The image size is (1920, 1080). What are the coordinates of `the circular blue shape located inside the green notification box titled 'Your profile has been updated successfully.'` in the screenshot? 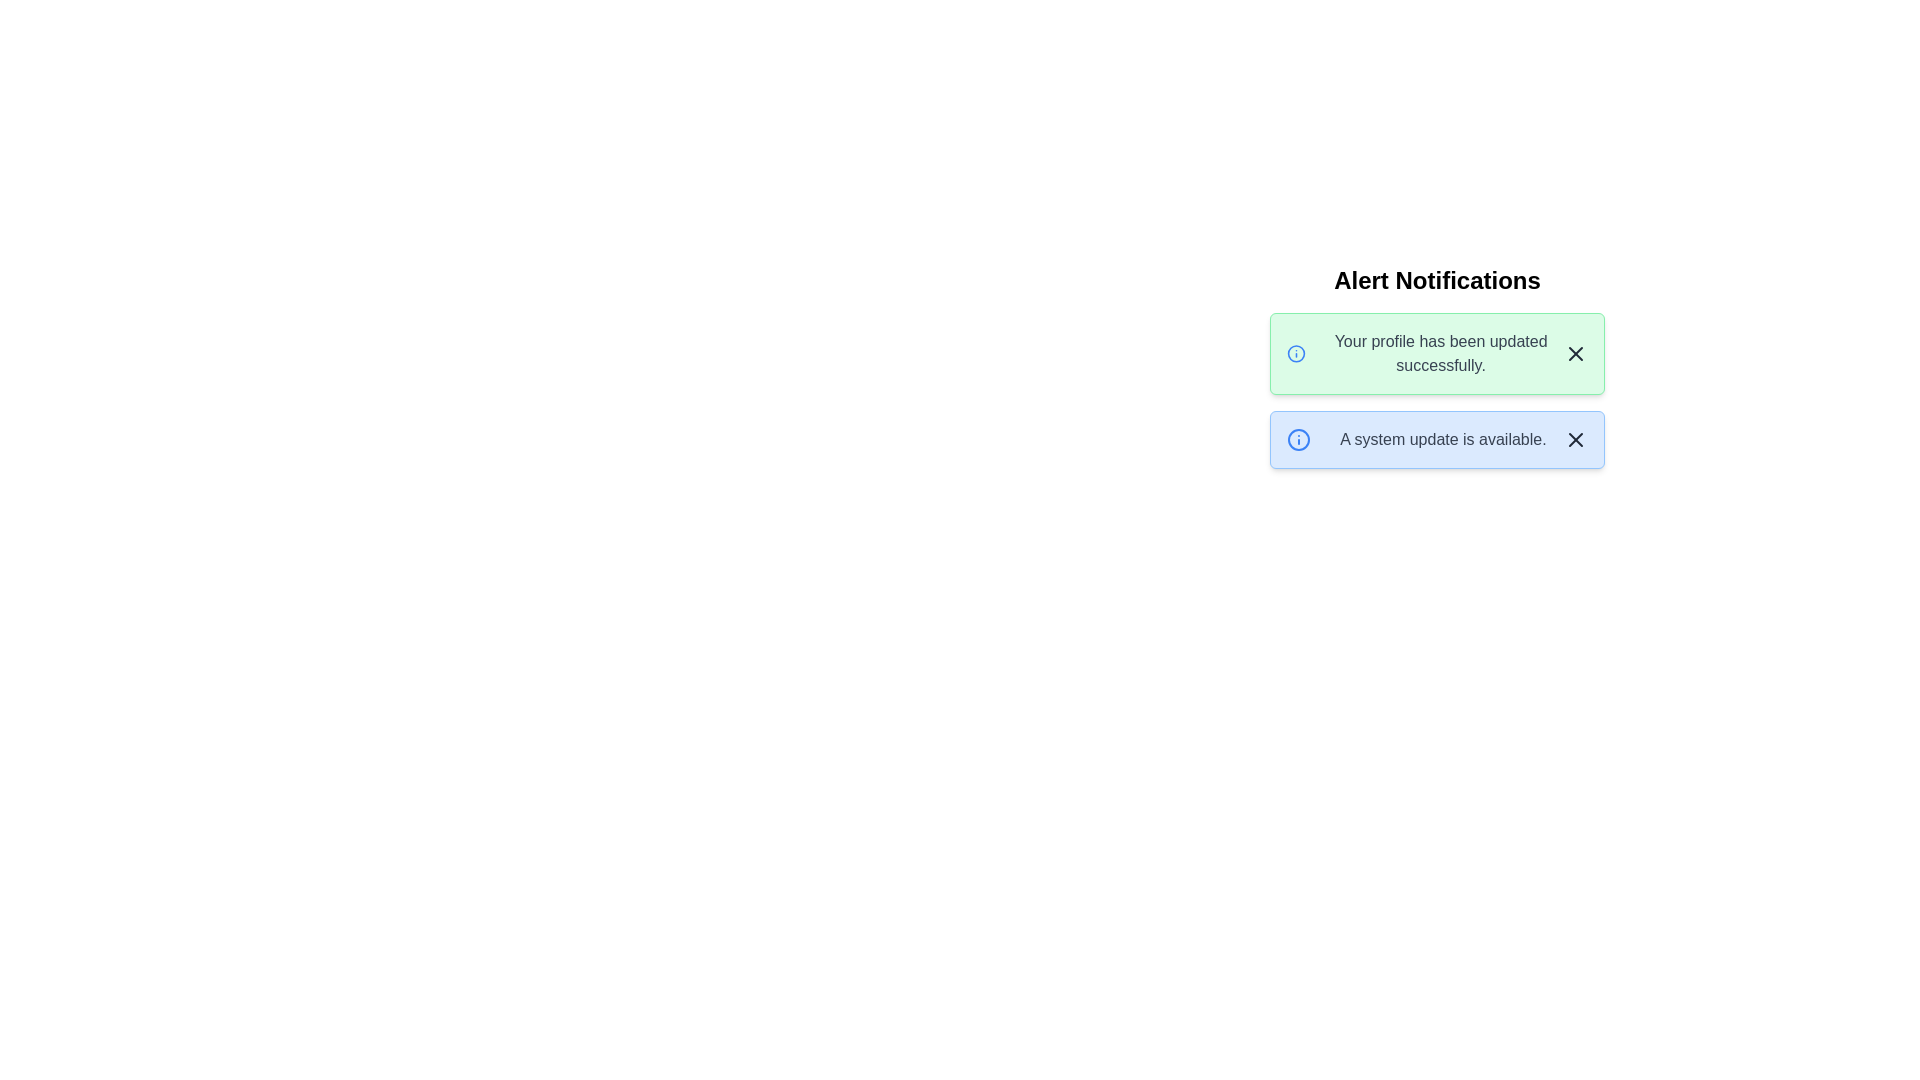 It's located at (1296, 353).